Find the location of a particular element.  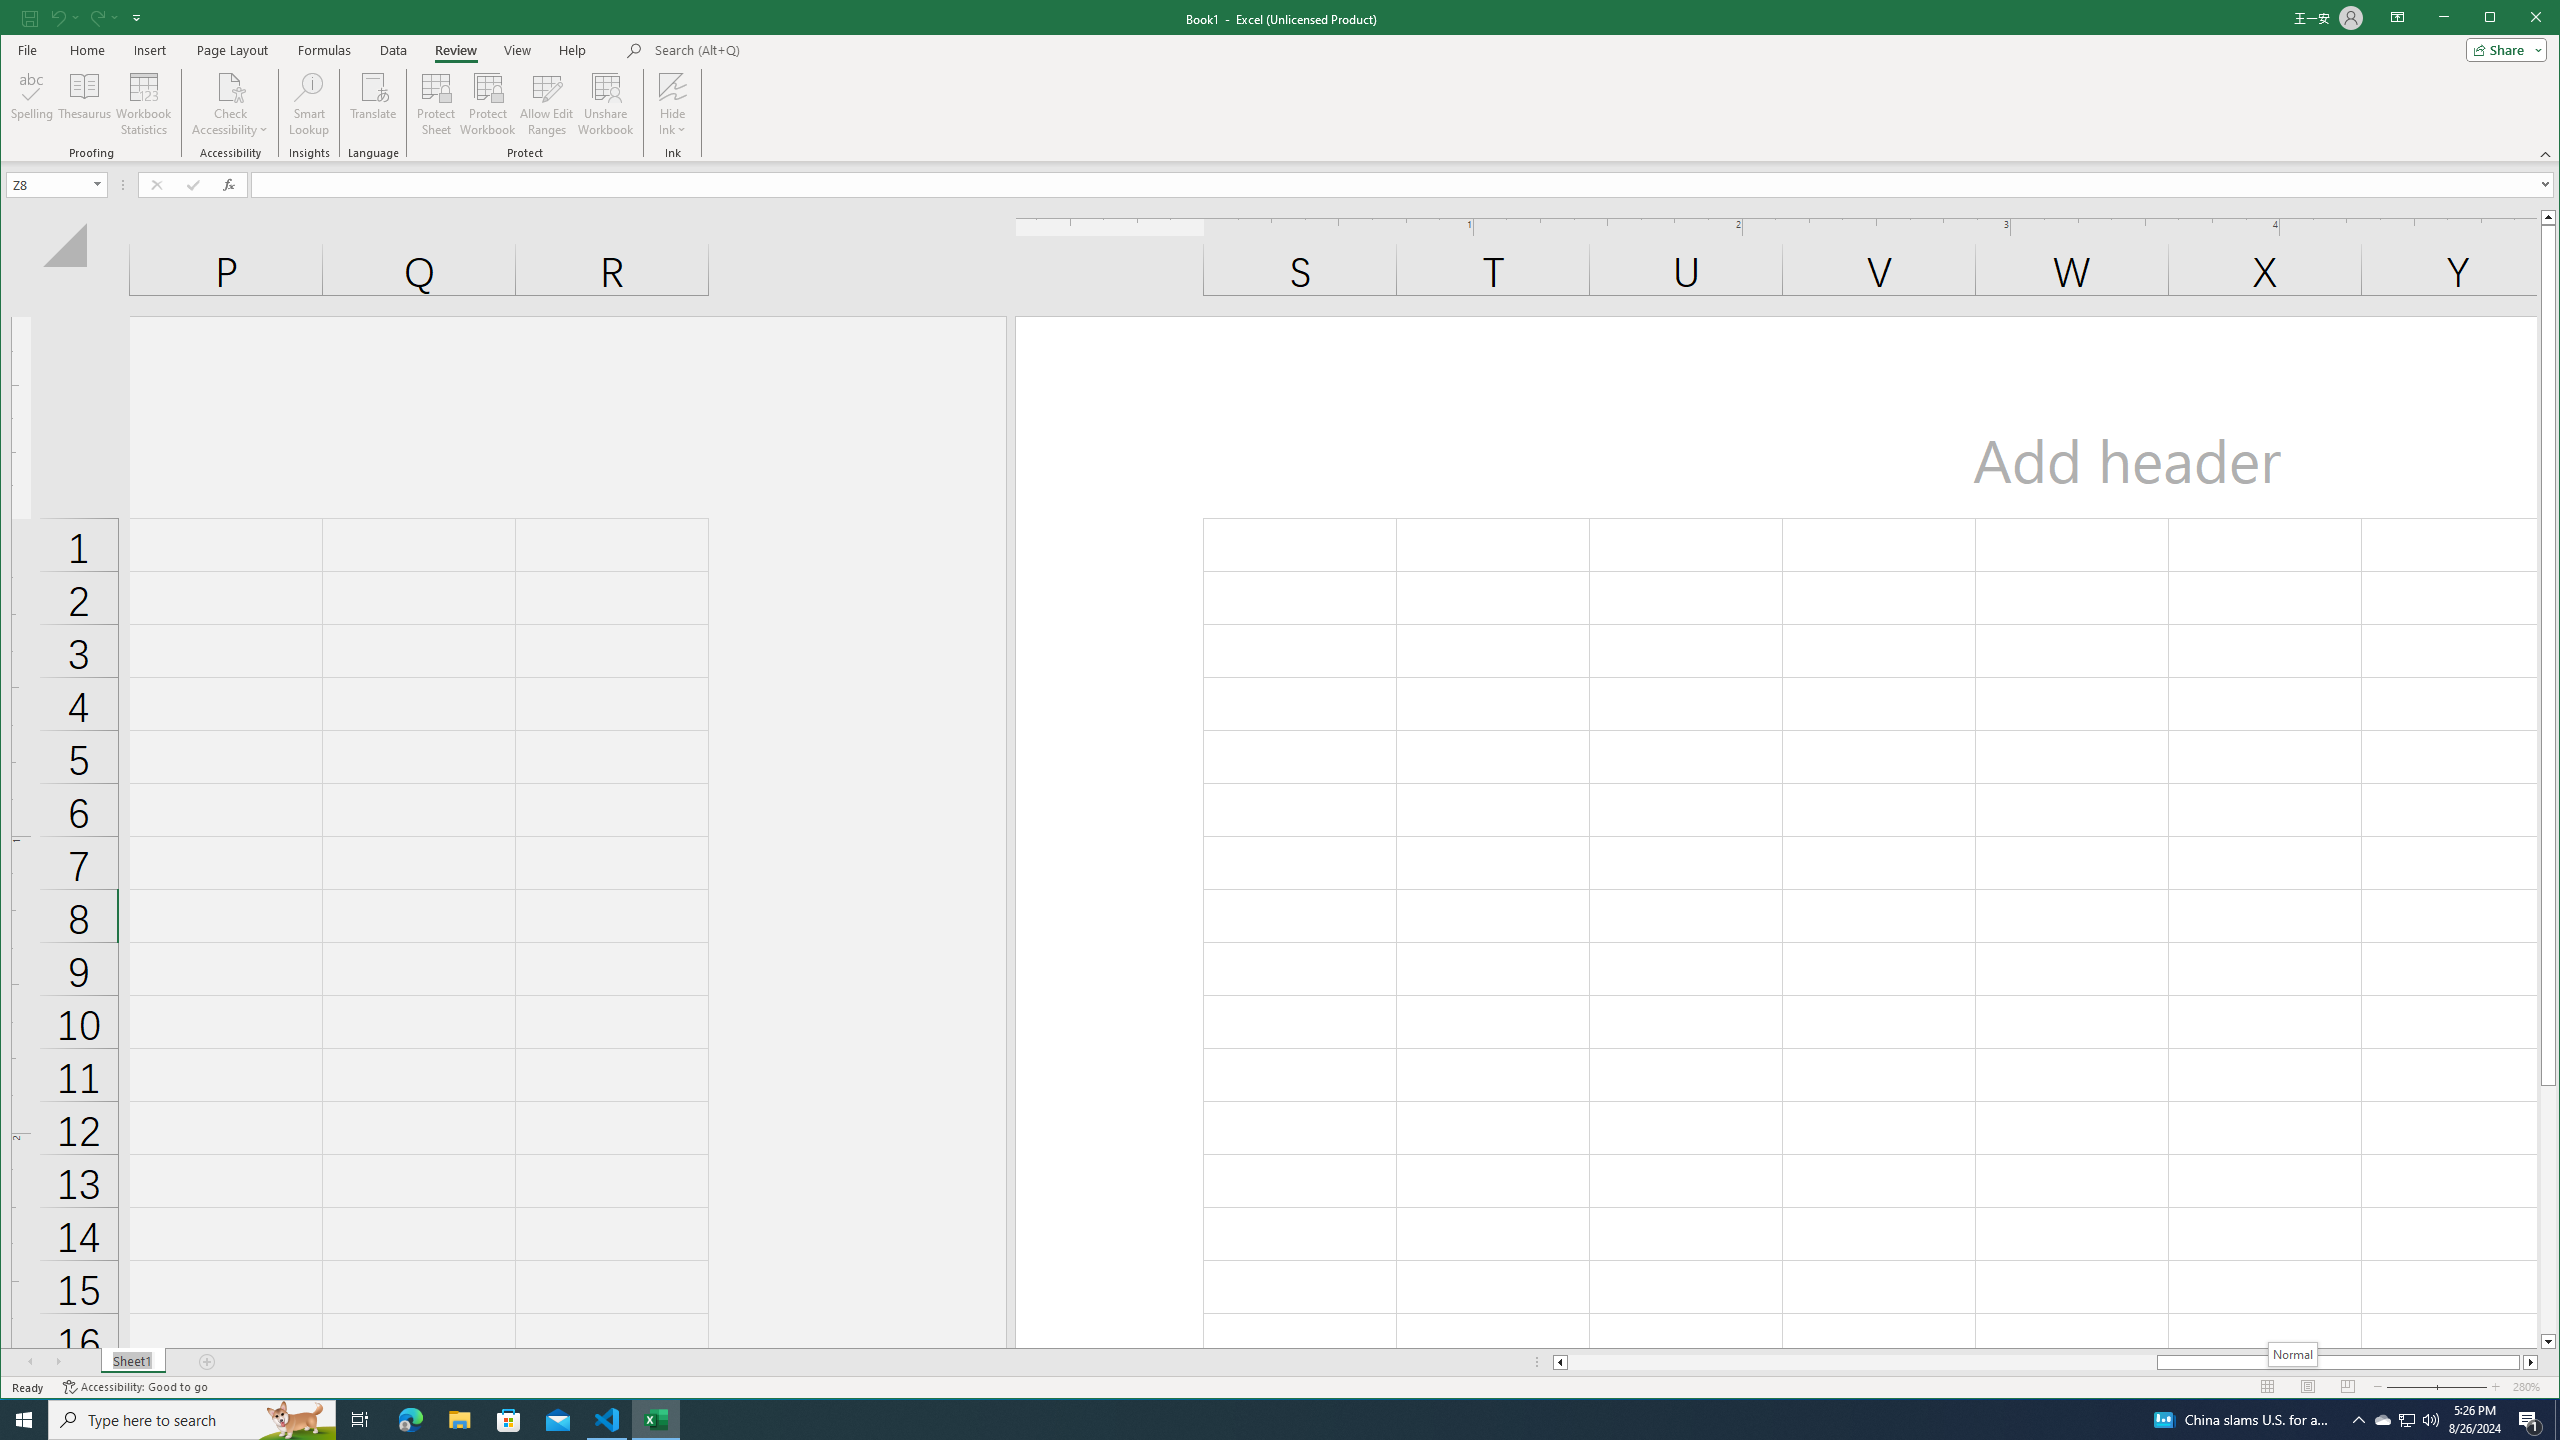

'Spelling...' is located at coordinates (32, 103).